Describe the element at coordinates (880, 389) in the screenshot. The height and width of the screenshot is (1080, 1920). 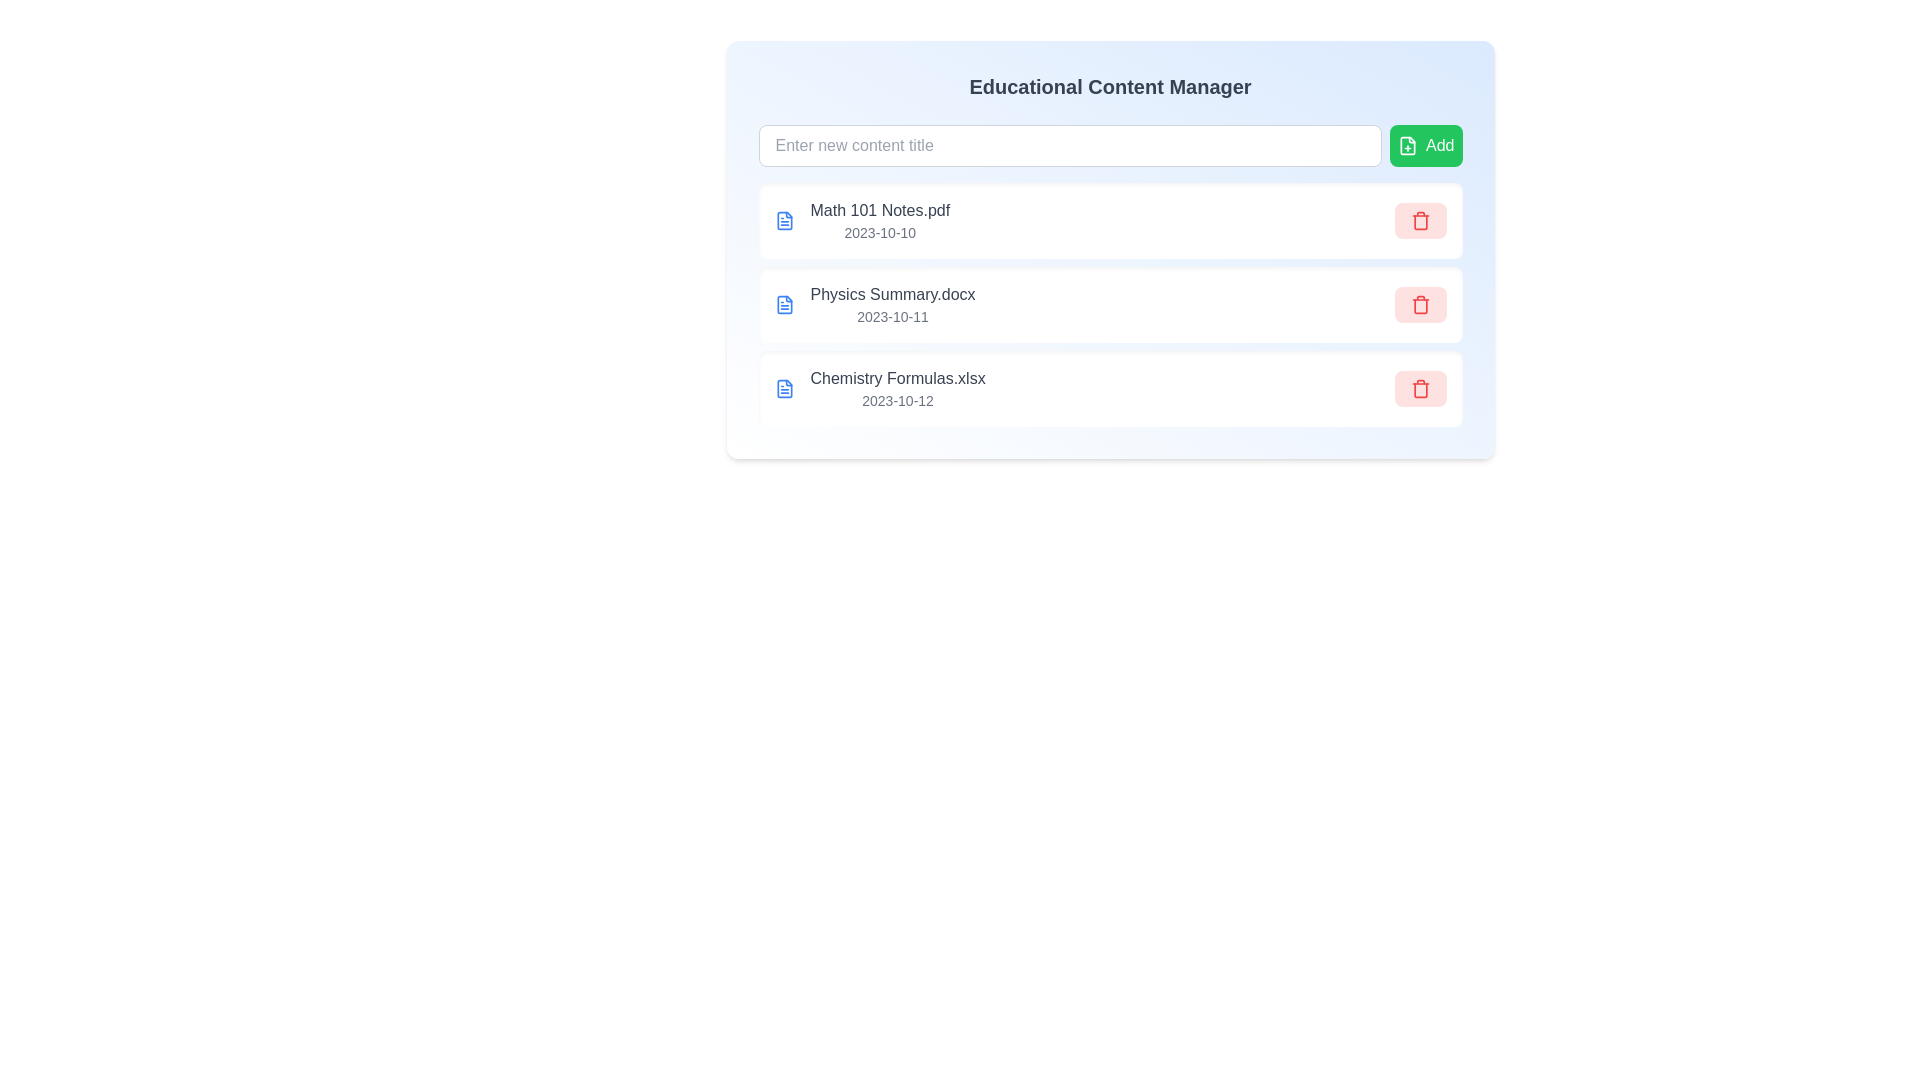
I see `the file list entry displaying 'Chemistry Formulas.xlsx'` at that location.